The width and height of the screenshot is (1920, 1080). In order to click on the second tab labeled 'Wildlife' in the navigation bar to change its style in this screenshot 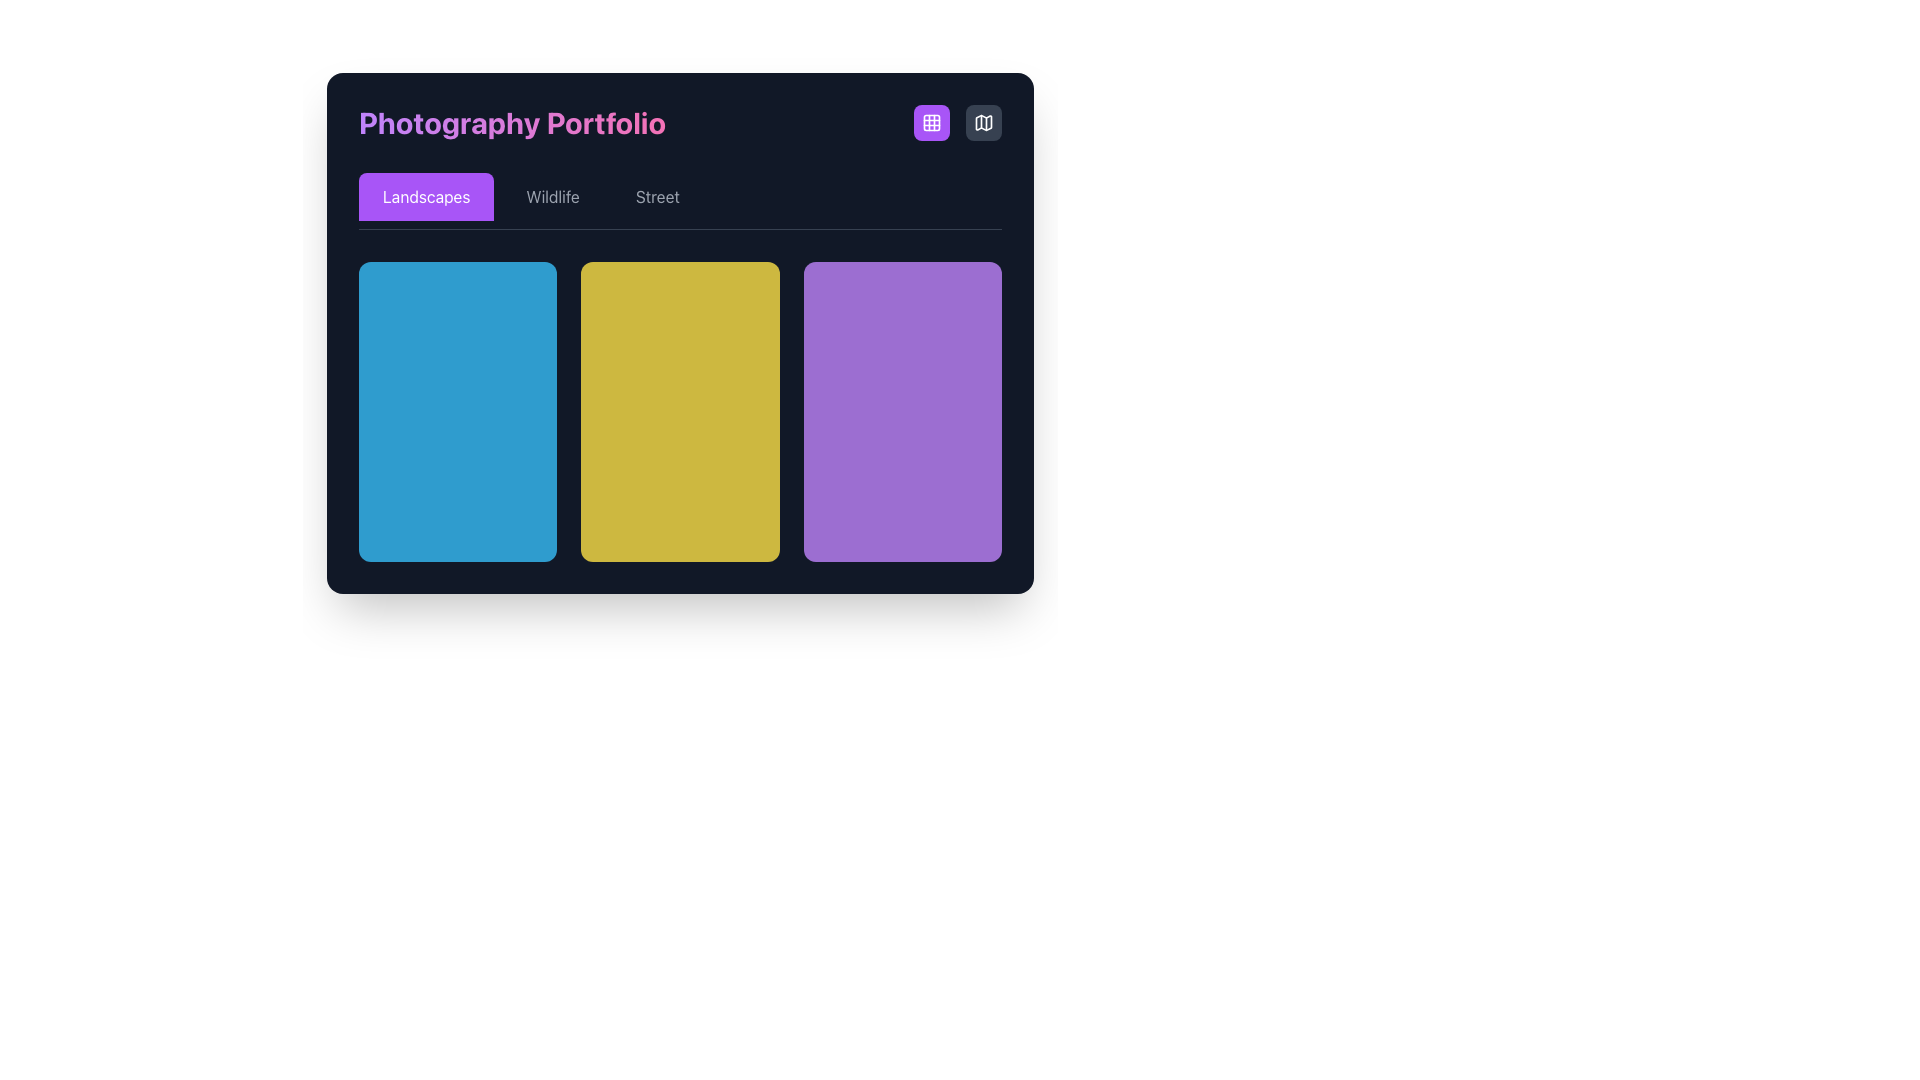, I will do `click(553, 196)`.